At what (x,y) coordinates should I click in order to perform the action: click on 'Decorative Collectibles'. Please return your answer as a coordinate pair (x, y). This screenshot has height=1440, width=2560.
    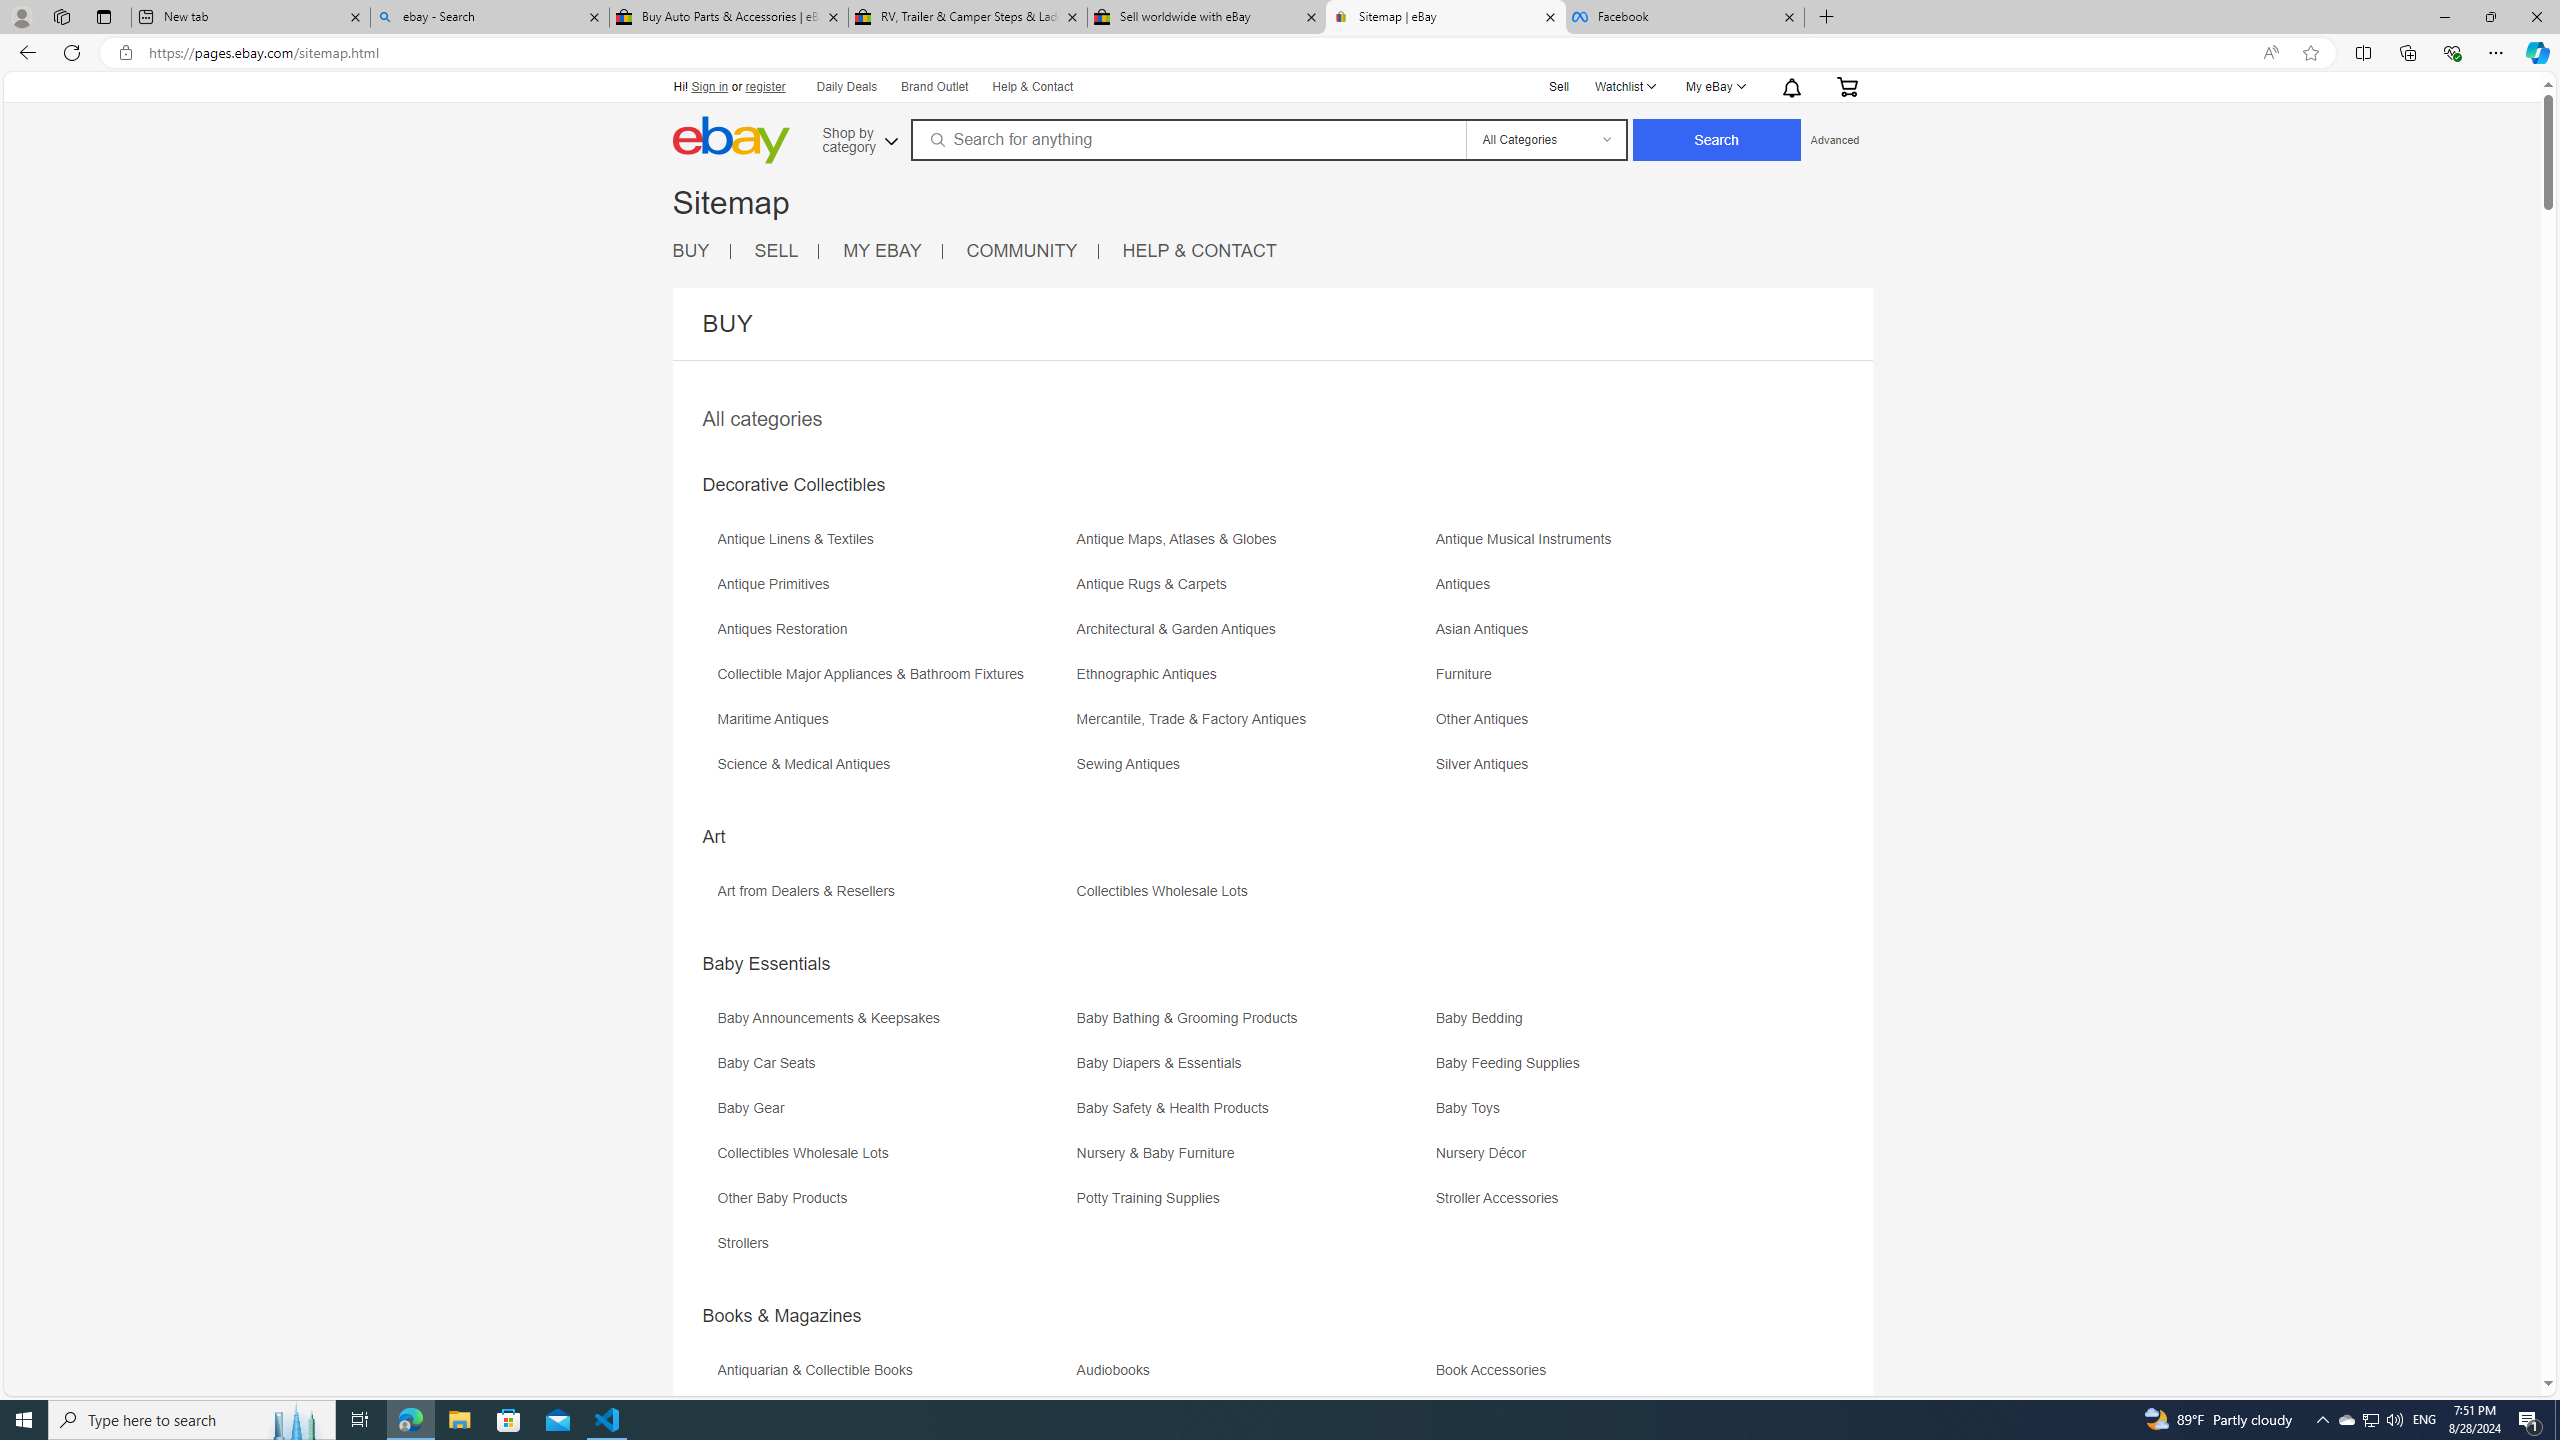
    Looking at the image, I should click on (792, 485).